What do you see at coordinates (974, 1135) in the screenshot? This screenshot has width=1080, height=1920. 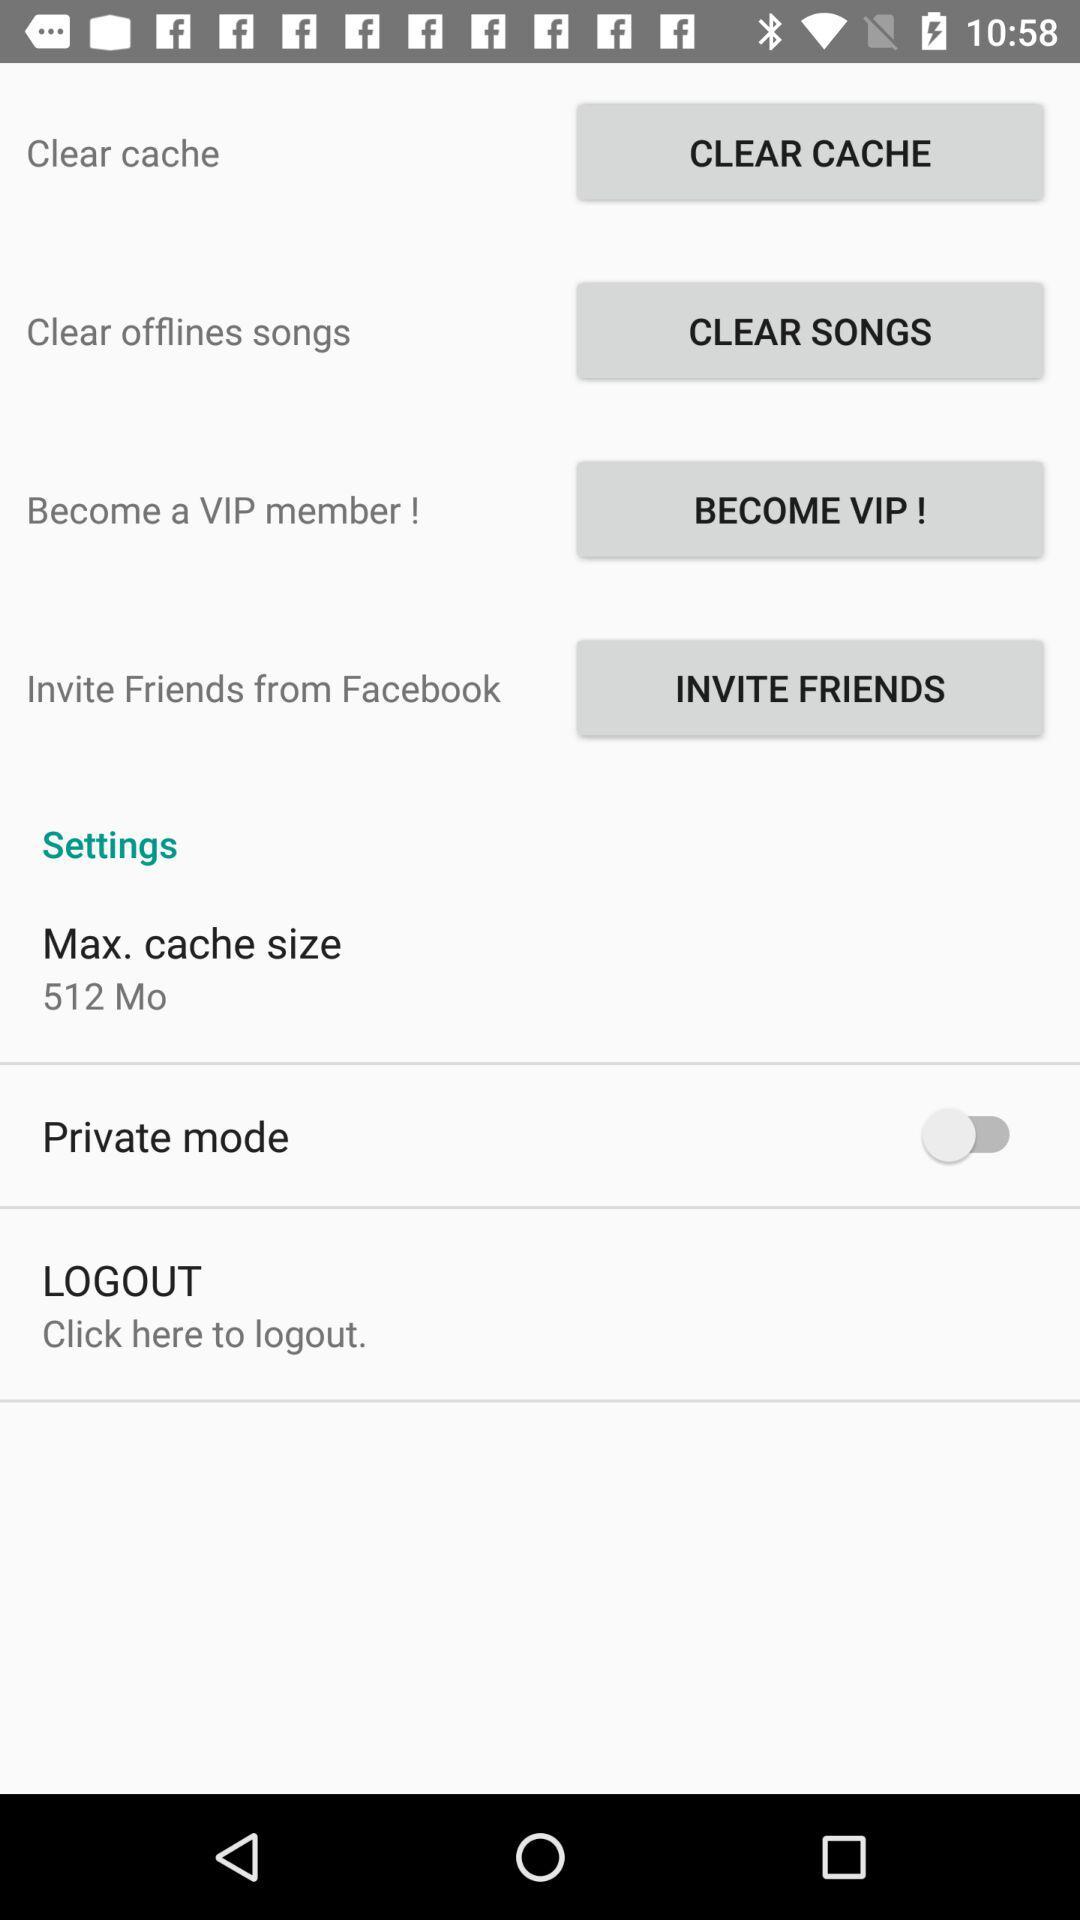 I see `the app next to private mode icon` at bounding box center [974, 1135].